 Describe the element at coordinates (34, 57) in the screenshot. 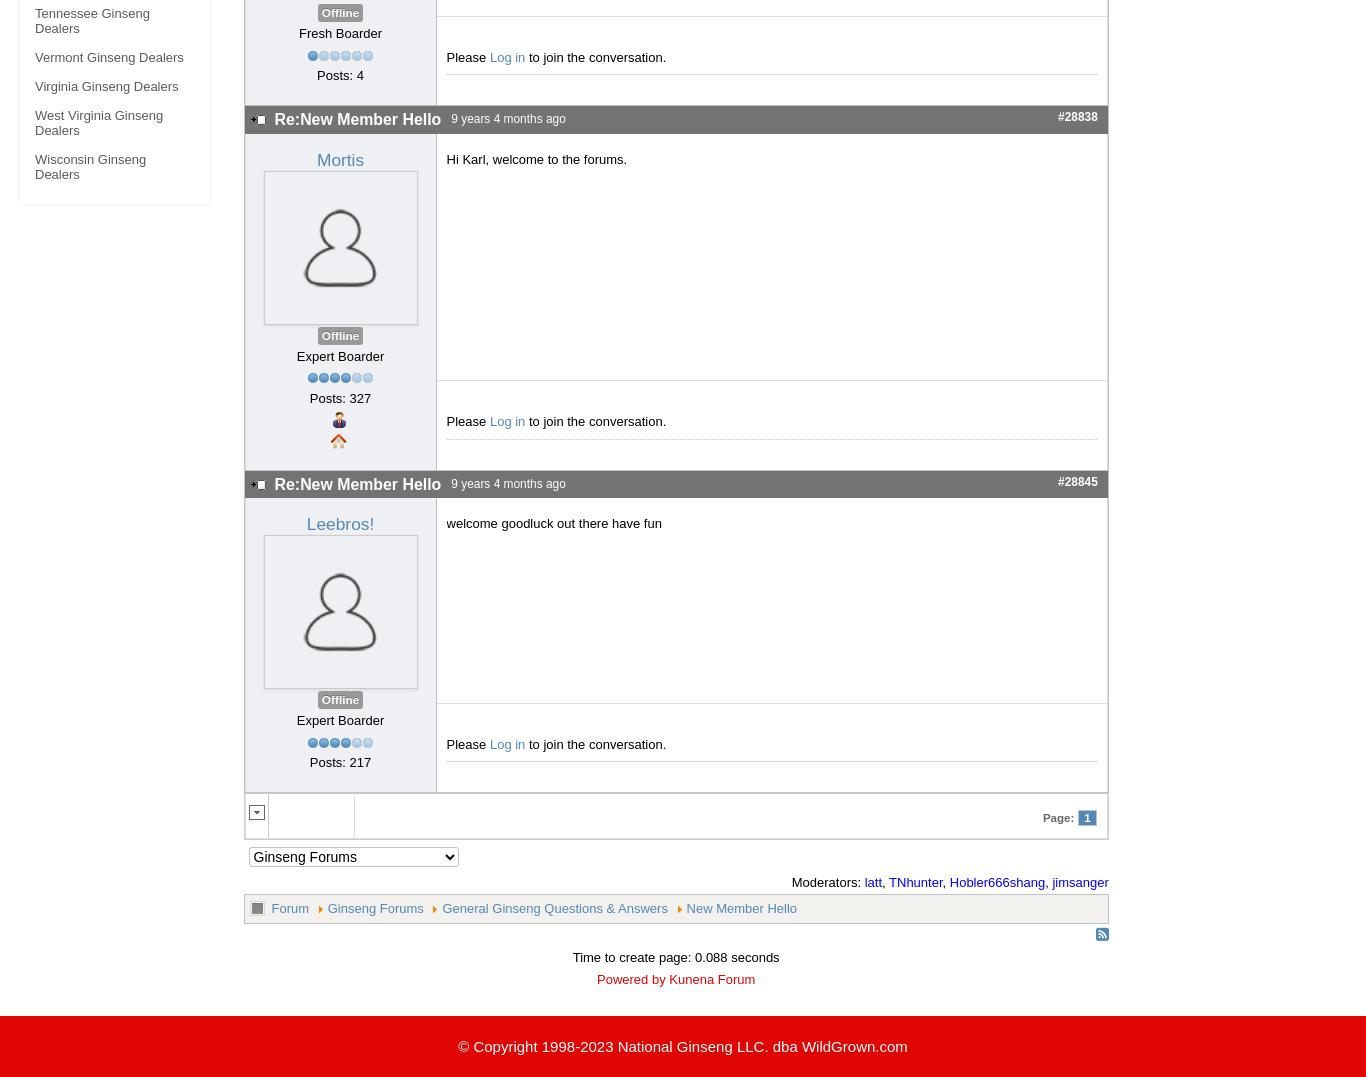

I see `'Vermont Ginseng Dealers'` at that location.